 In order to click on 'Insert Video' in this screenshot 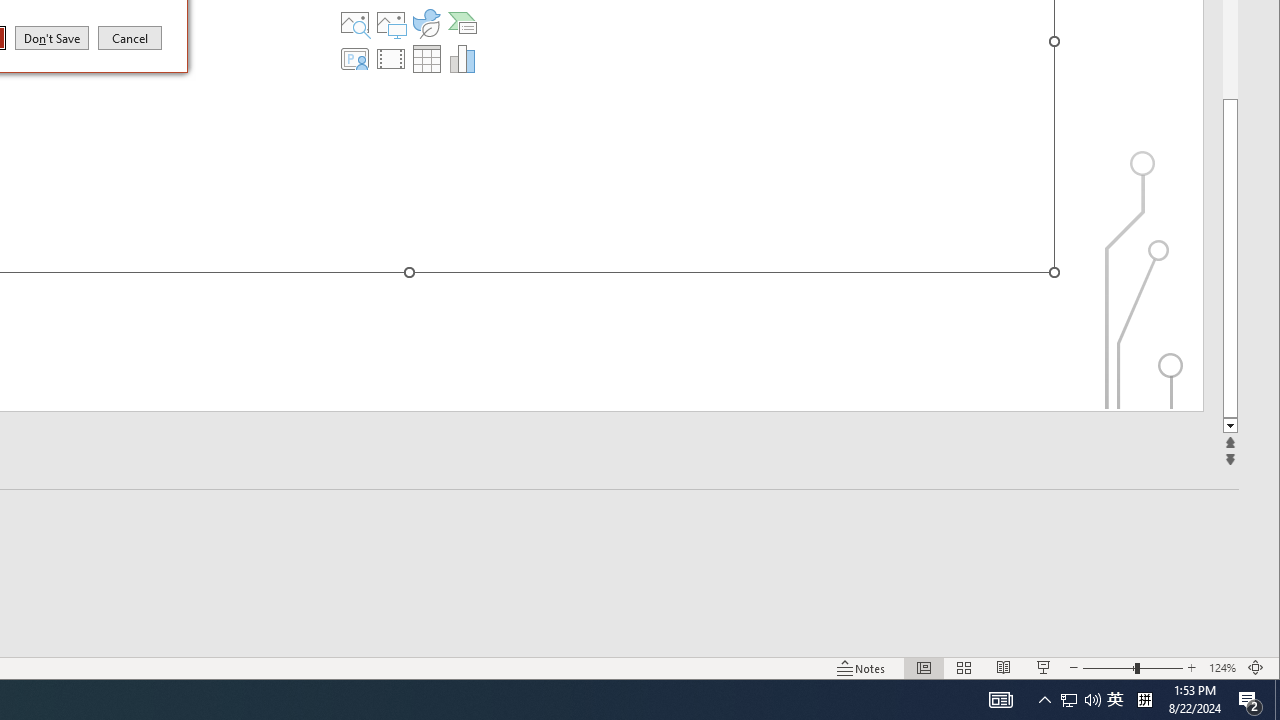, I will do `click(391, 58)`.